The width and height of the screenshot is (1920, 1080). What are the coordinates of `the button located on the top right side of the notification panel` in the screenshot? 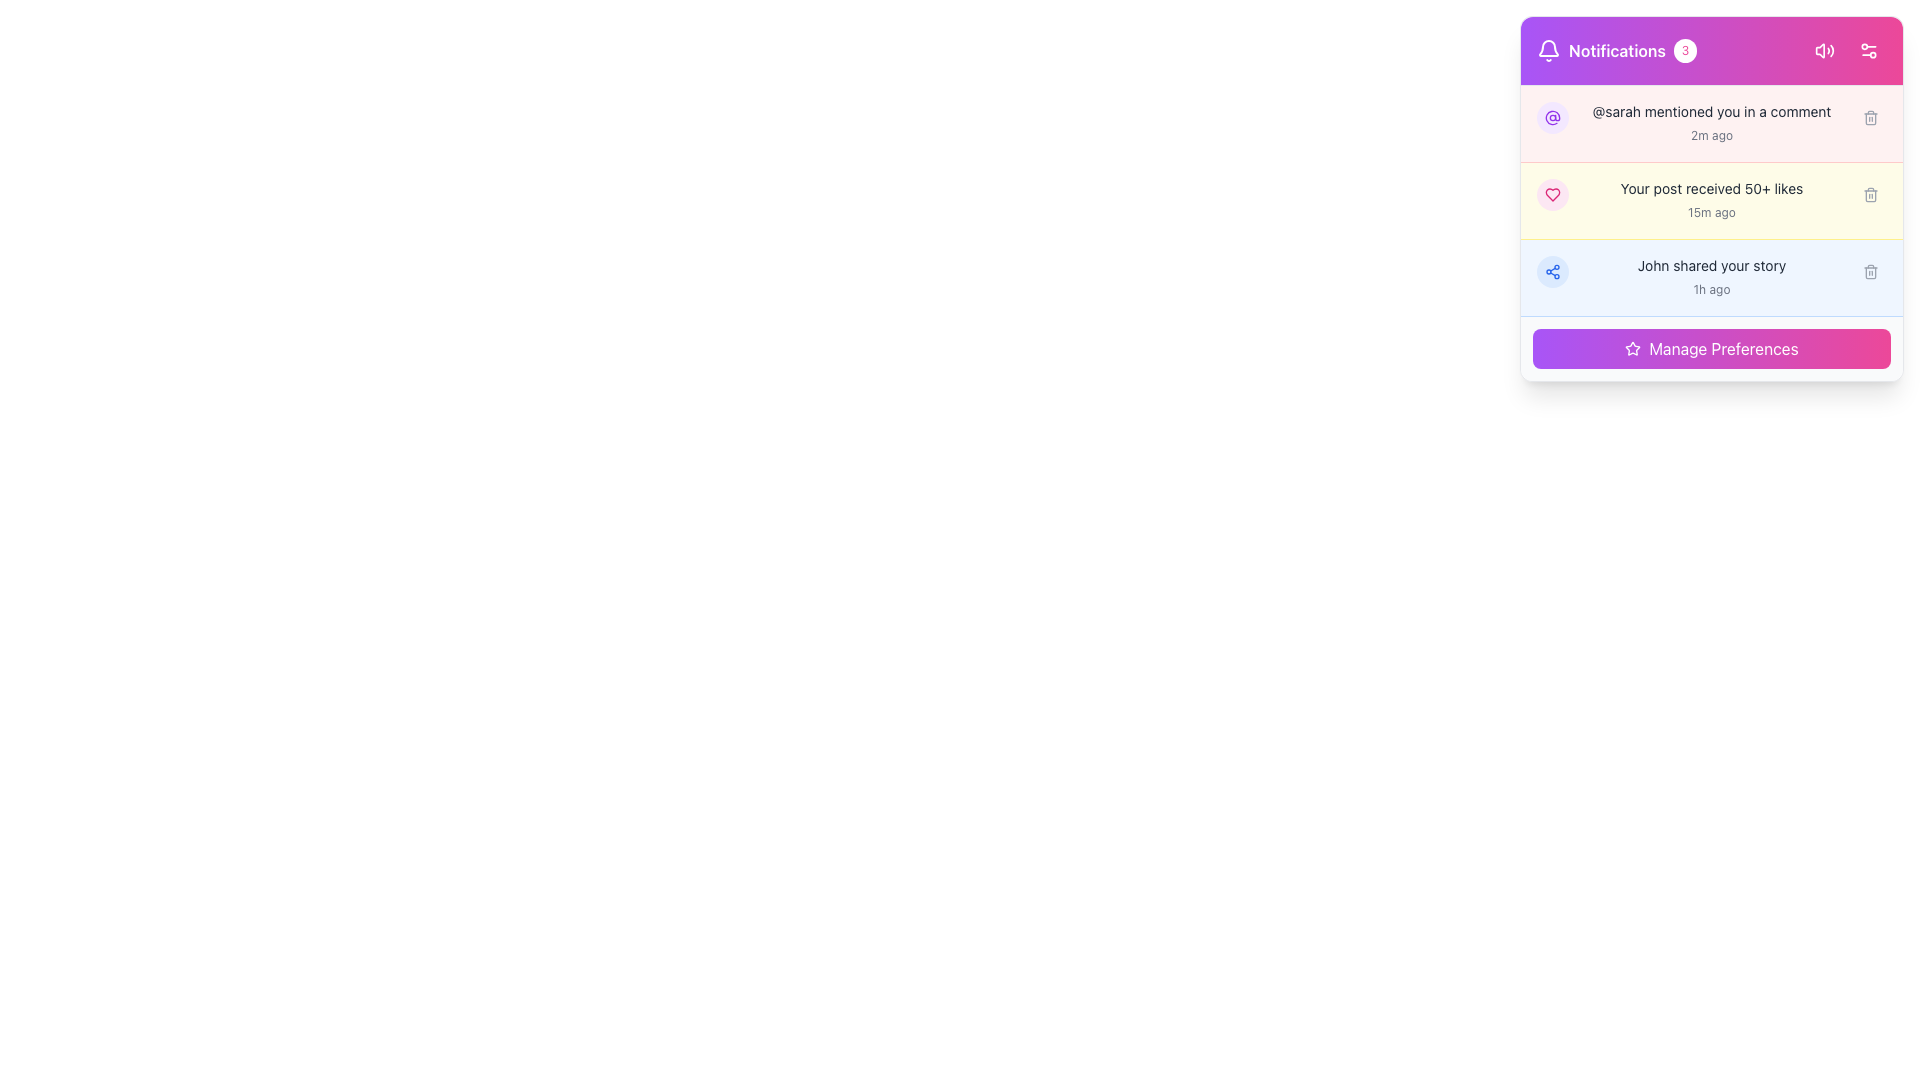 It's located at (1867, 49).